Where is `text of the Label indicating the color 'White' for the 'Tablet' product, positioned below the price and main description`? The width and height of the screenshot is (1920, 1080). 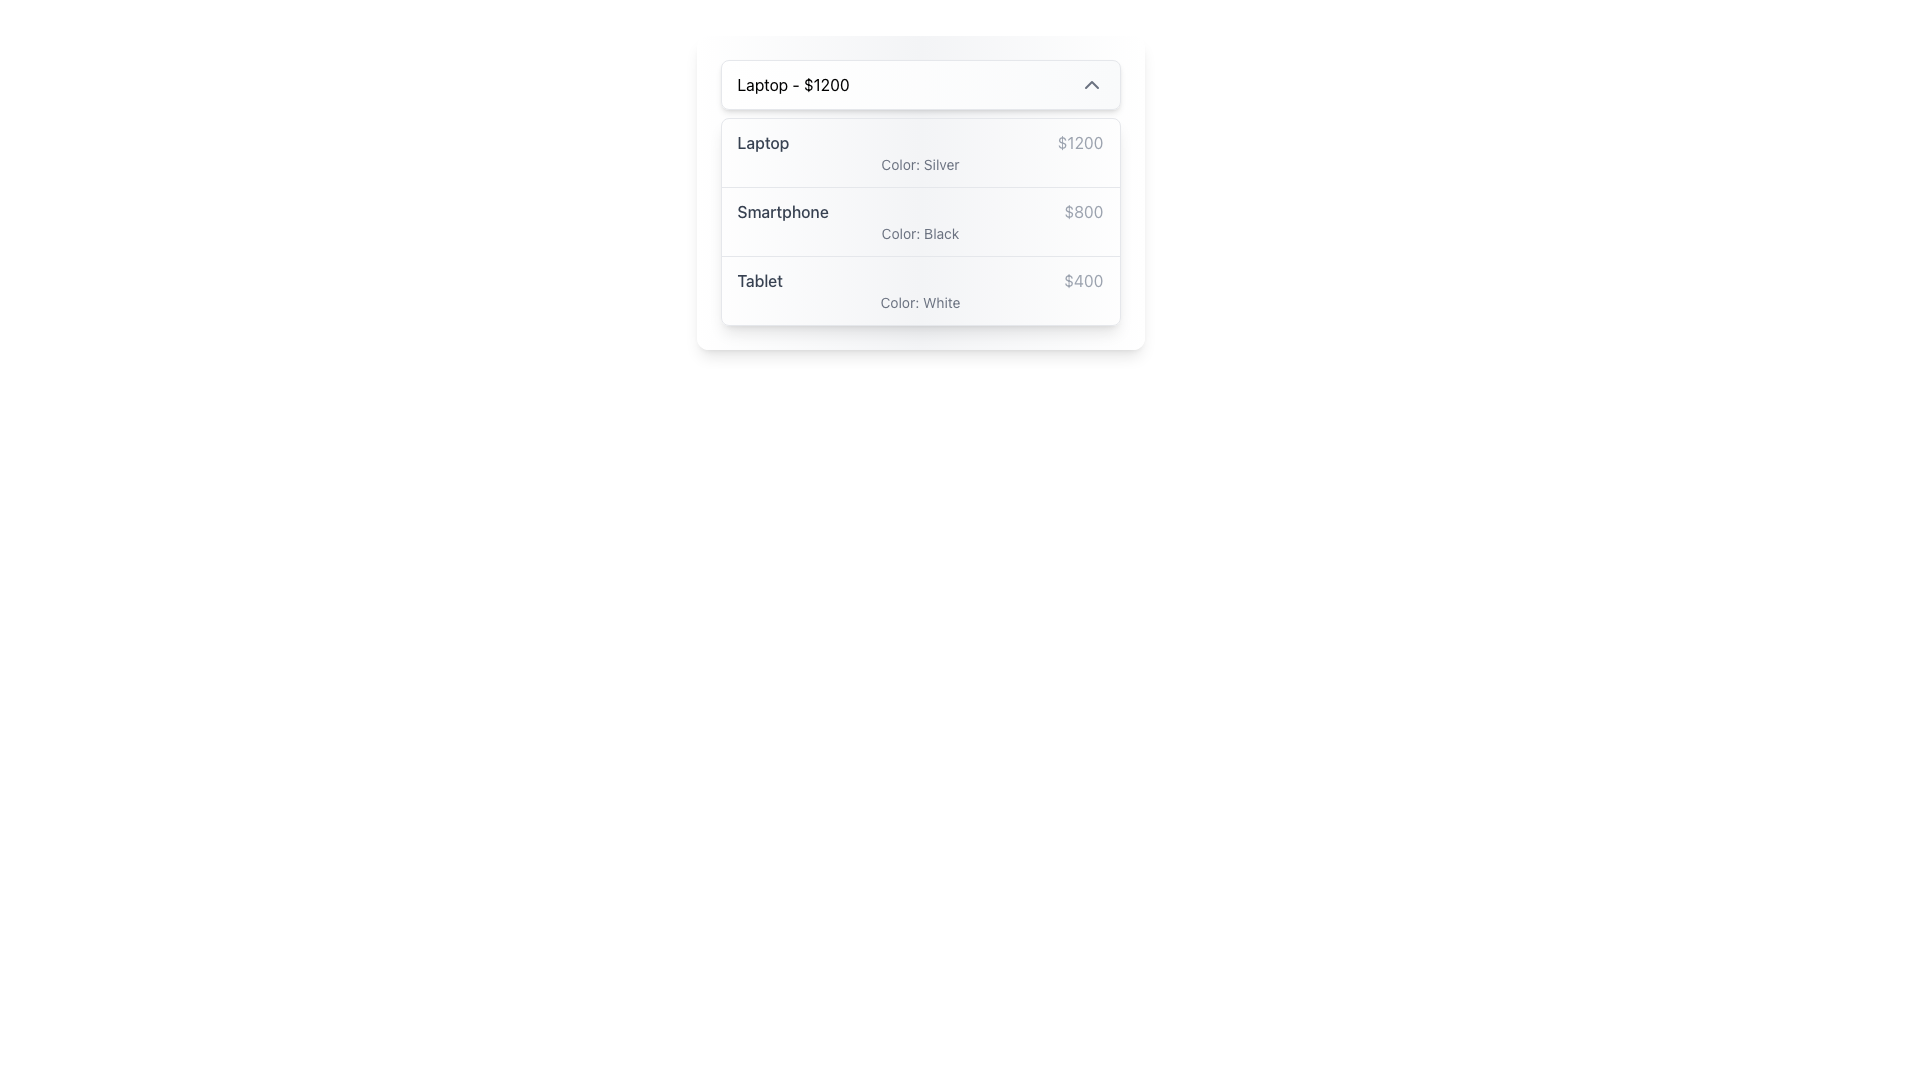 text of the Label indicating the color 'White' for the 'Tablet' product, positioned below the price and main description is located at coordinates (919, 303).